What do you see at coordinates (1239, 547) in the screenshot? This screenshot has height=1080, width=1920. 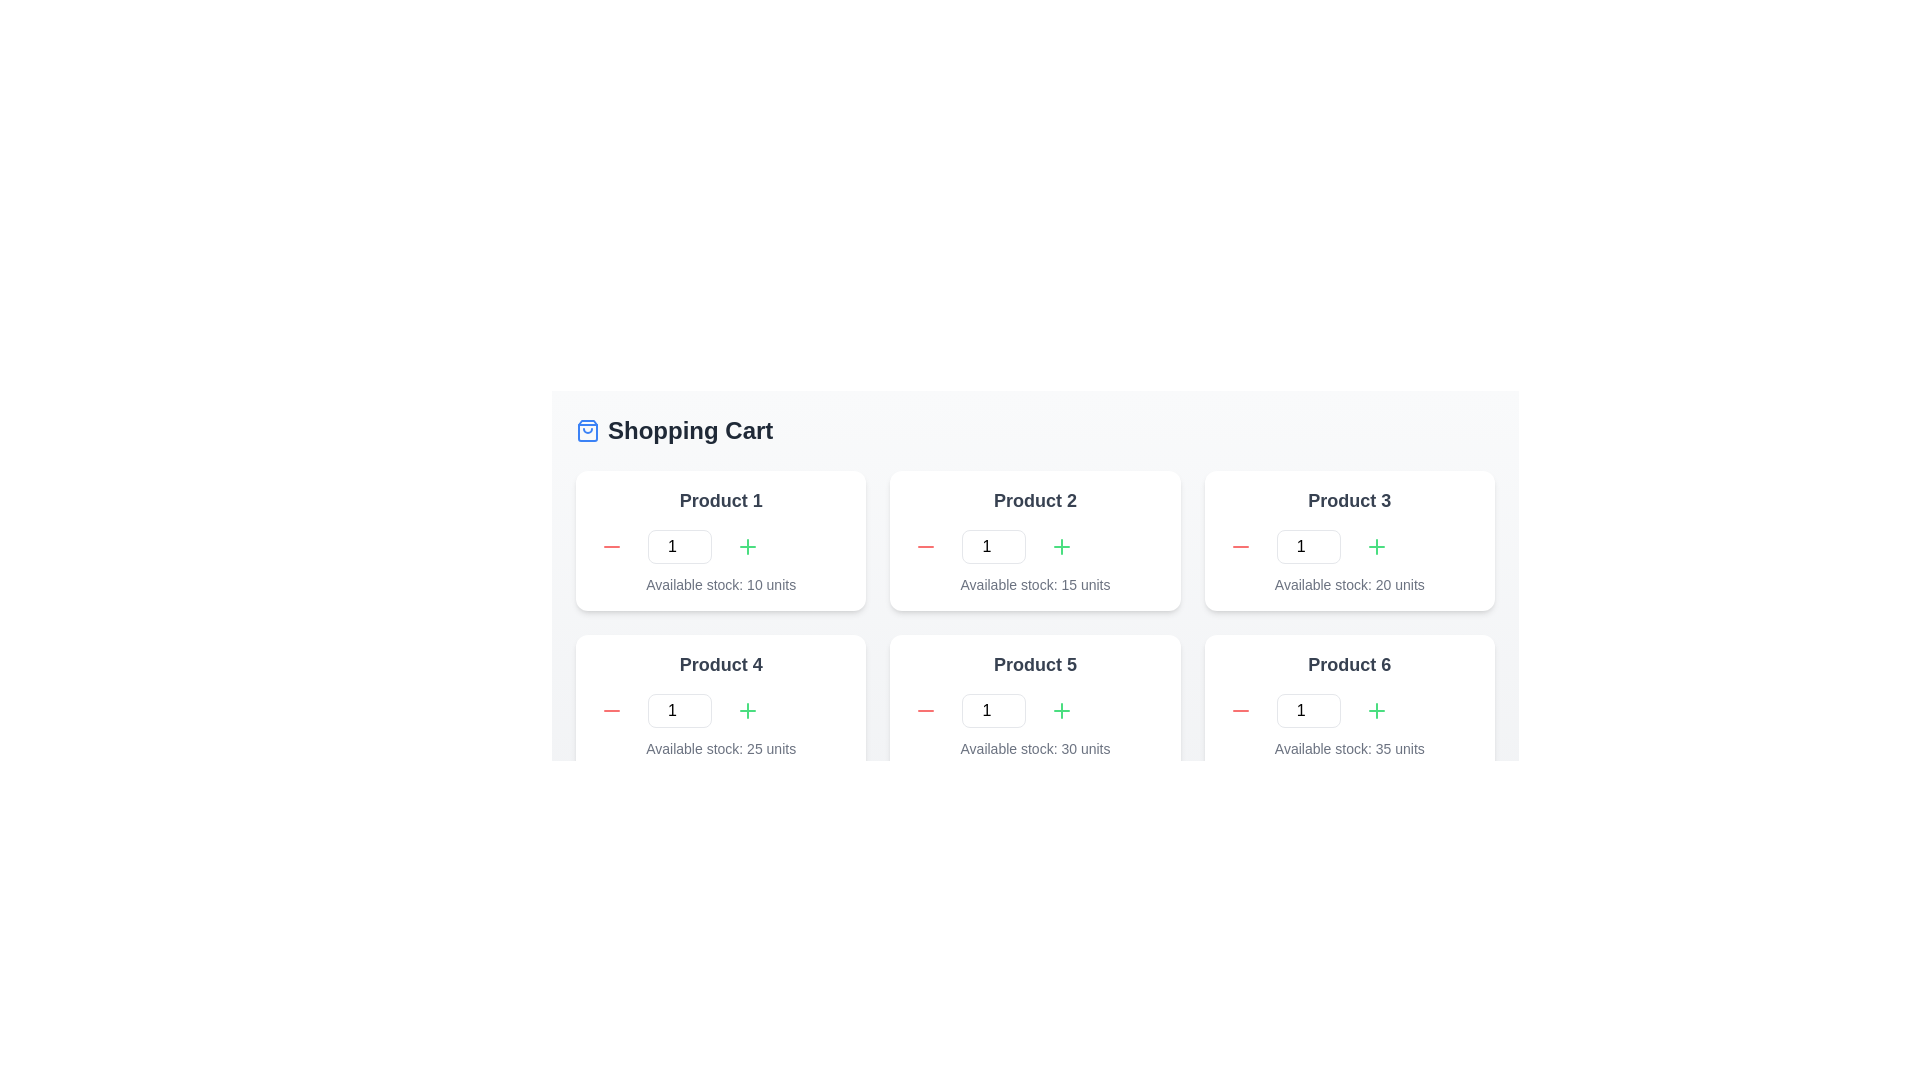 I see `the red decrement button, which resembles a minus sign, located on the left side of the quantity display for 'Product 3'` at bounding box center [1239, 547].